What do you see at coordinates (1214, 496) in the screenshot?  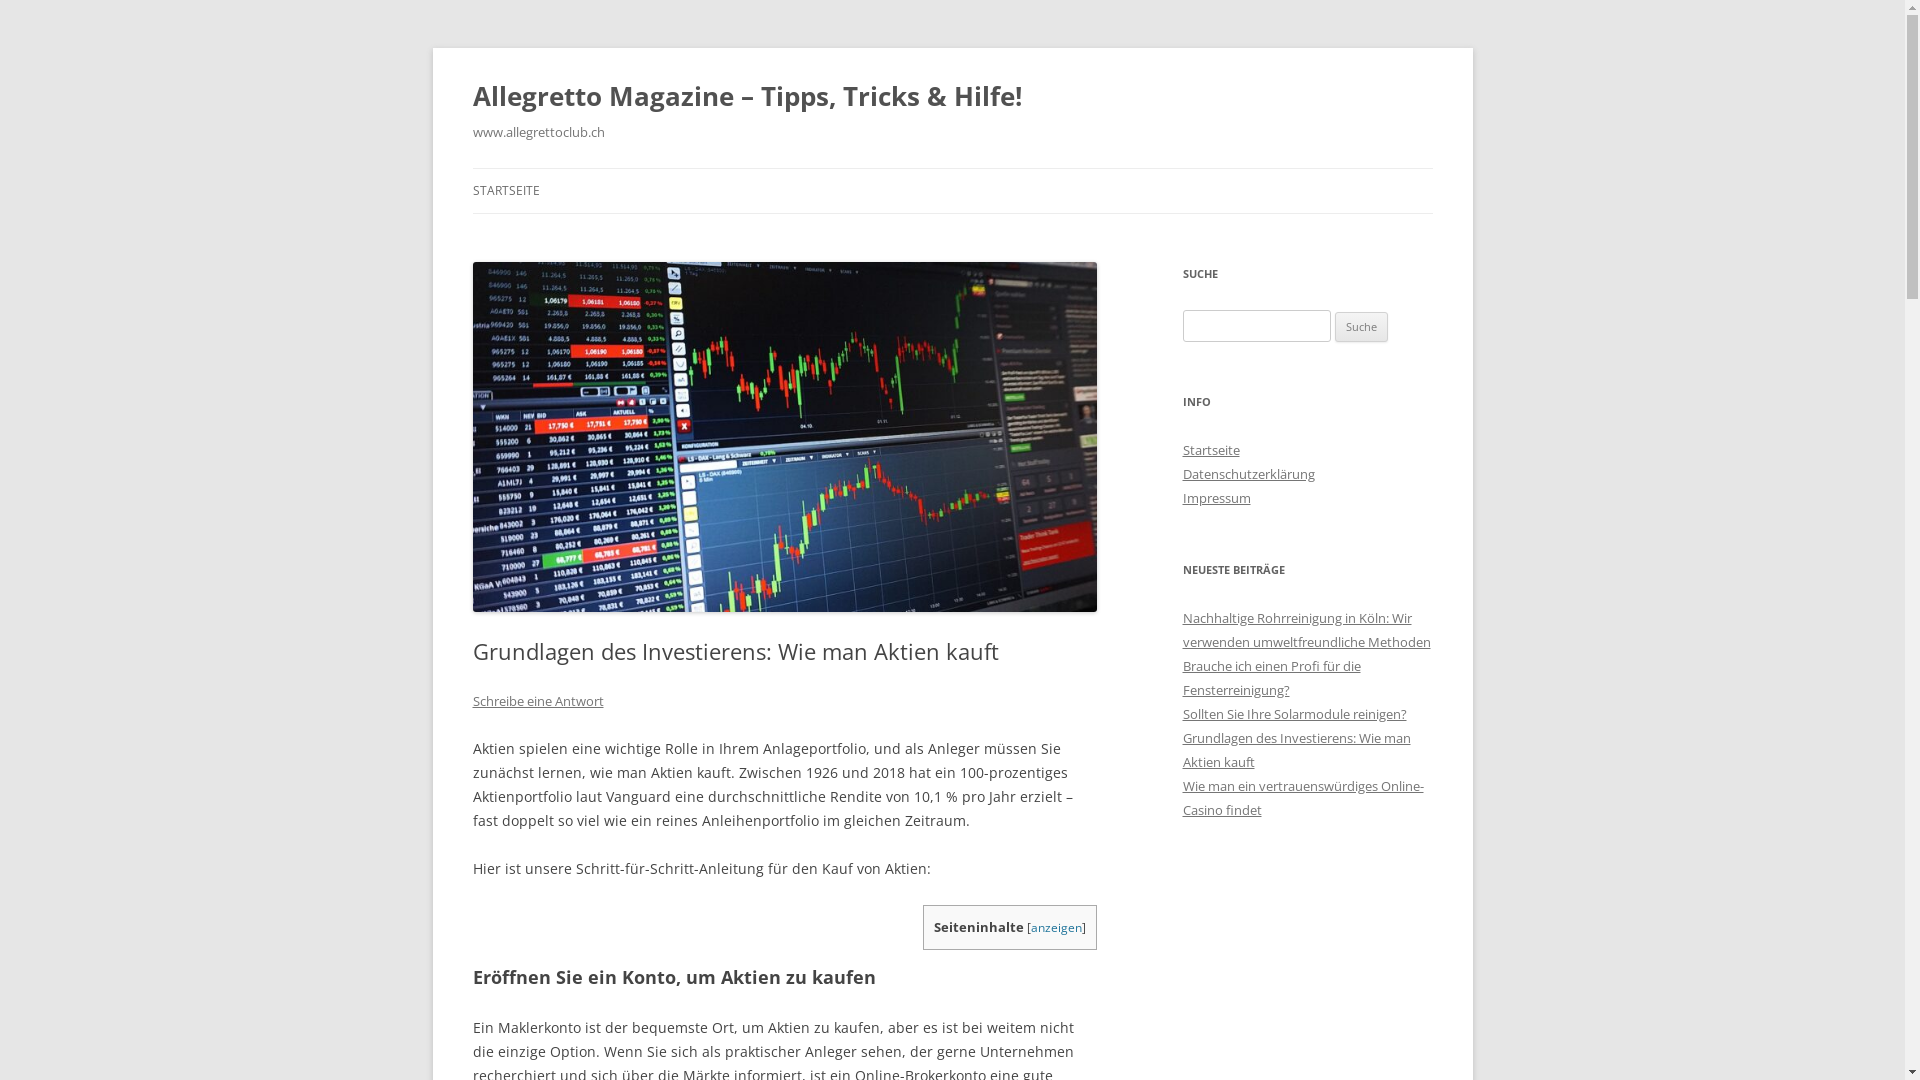 I see `'Impressum'` at bounding box center [1214, 496].